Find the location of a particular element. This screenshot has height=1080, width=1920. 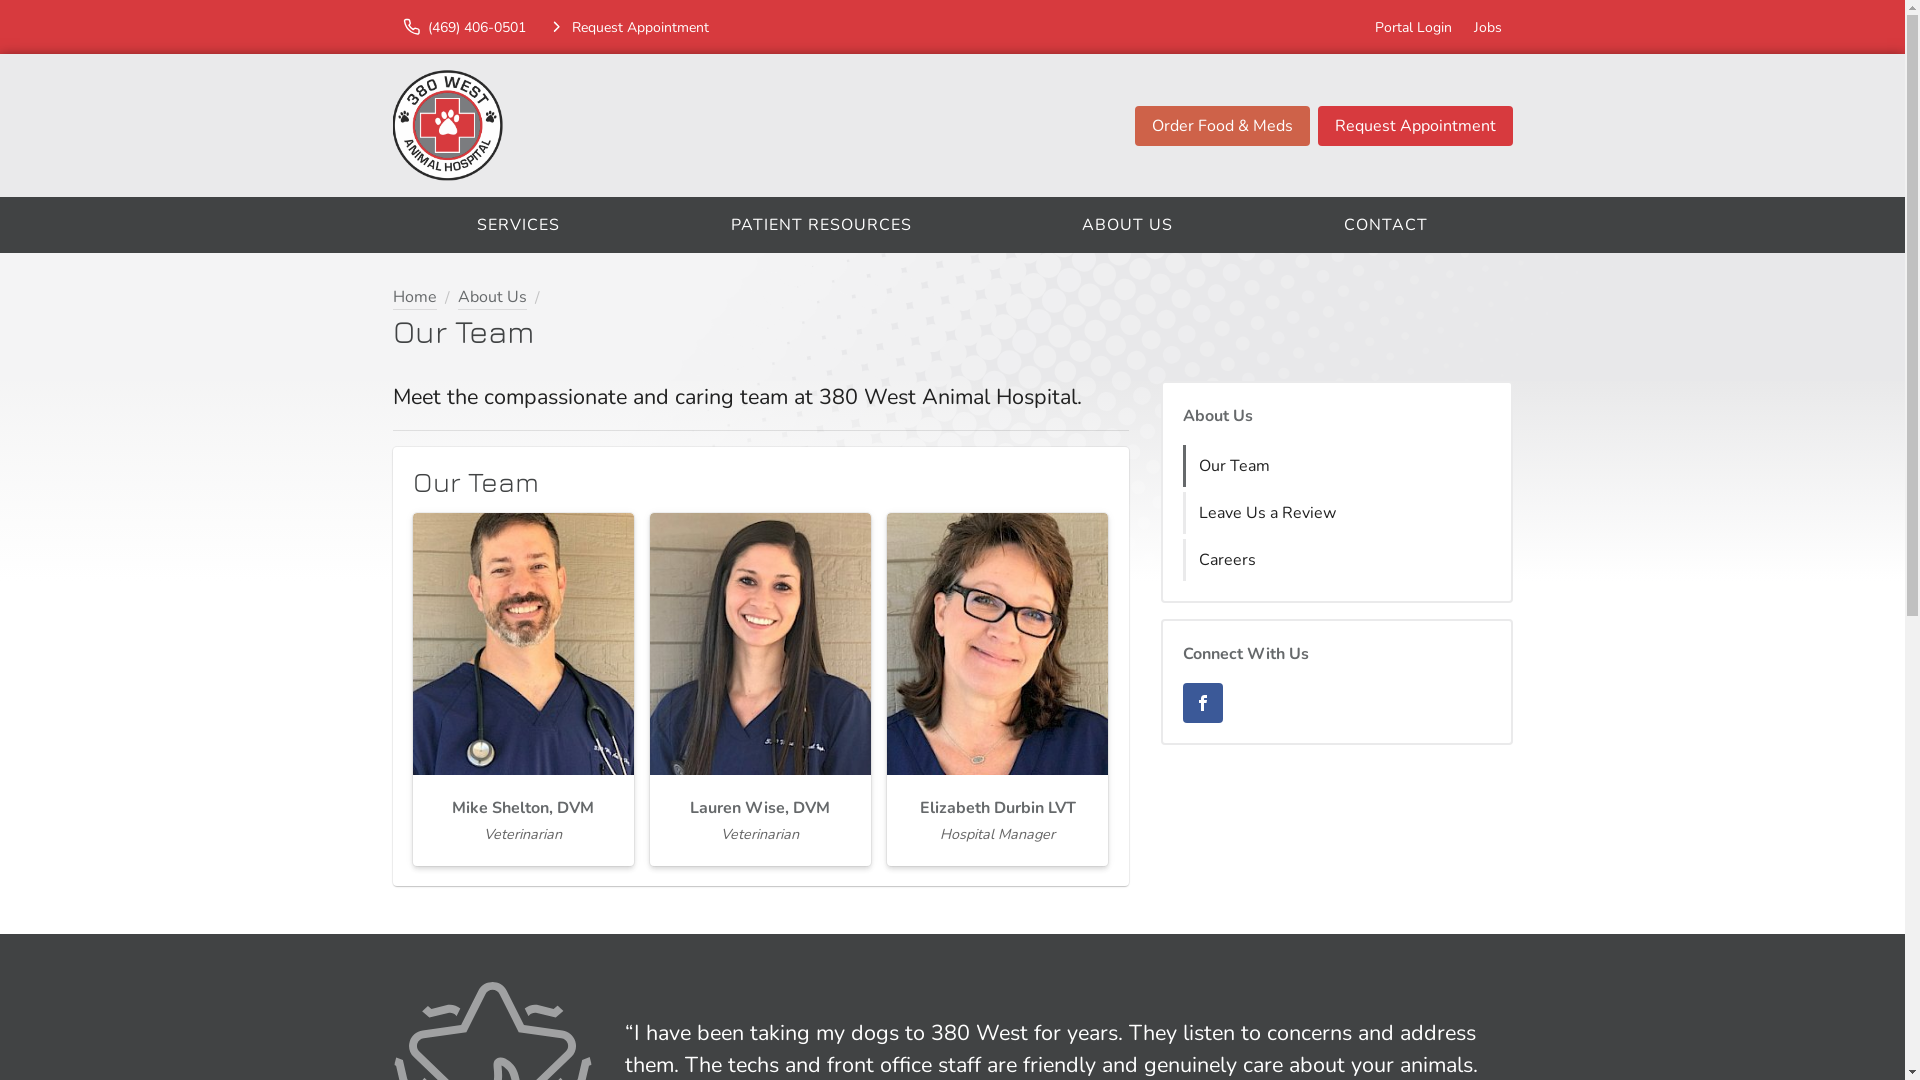

'Facebook' is located at coordinates (1181, 701).